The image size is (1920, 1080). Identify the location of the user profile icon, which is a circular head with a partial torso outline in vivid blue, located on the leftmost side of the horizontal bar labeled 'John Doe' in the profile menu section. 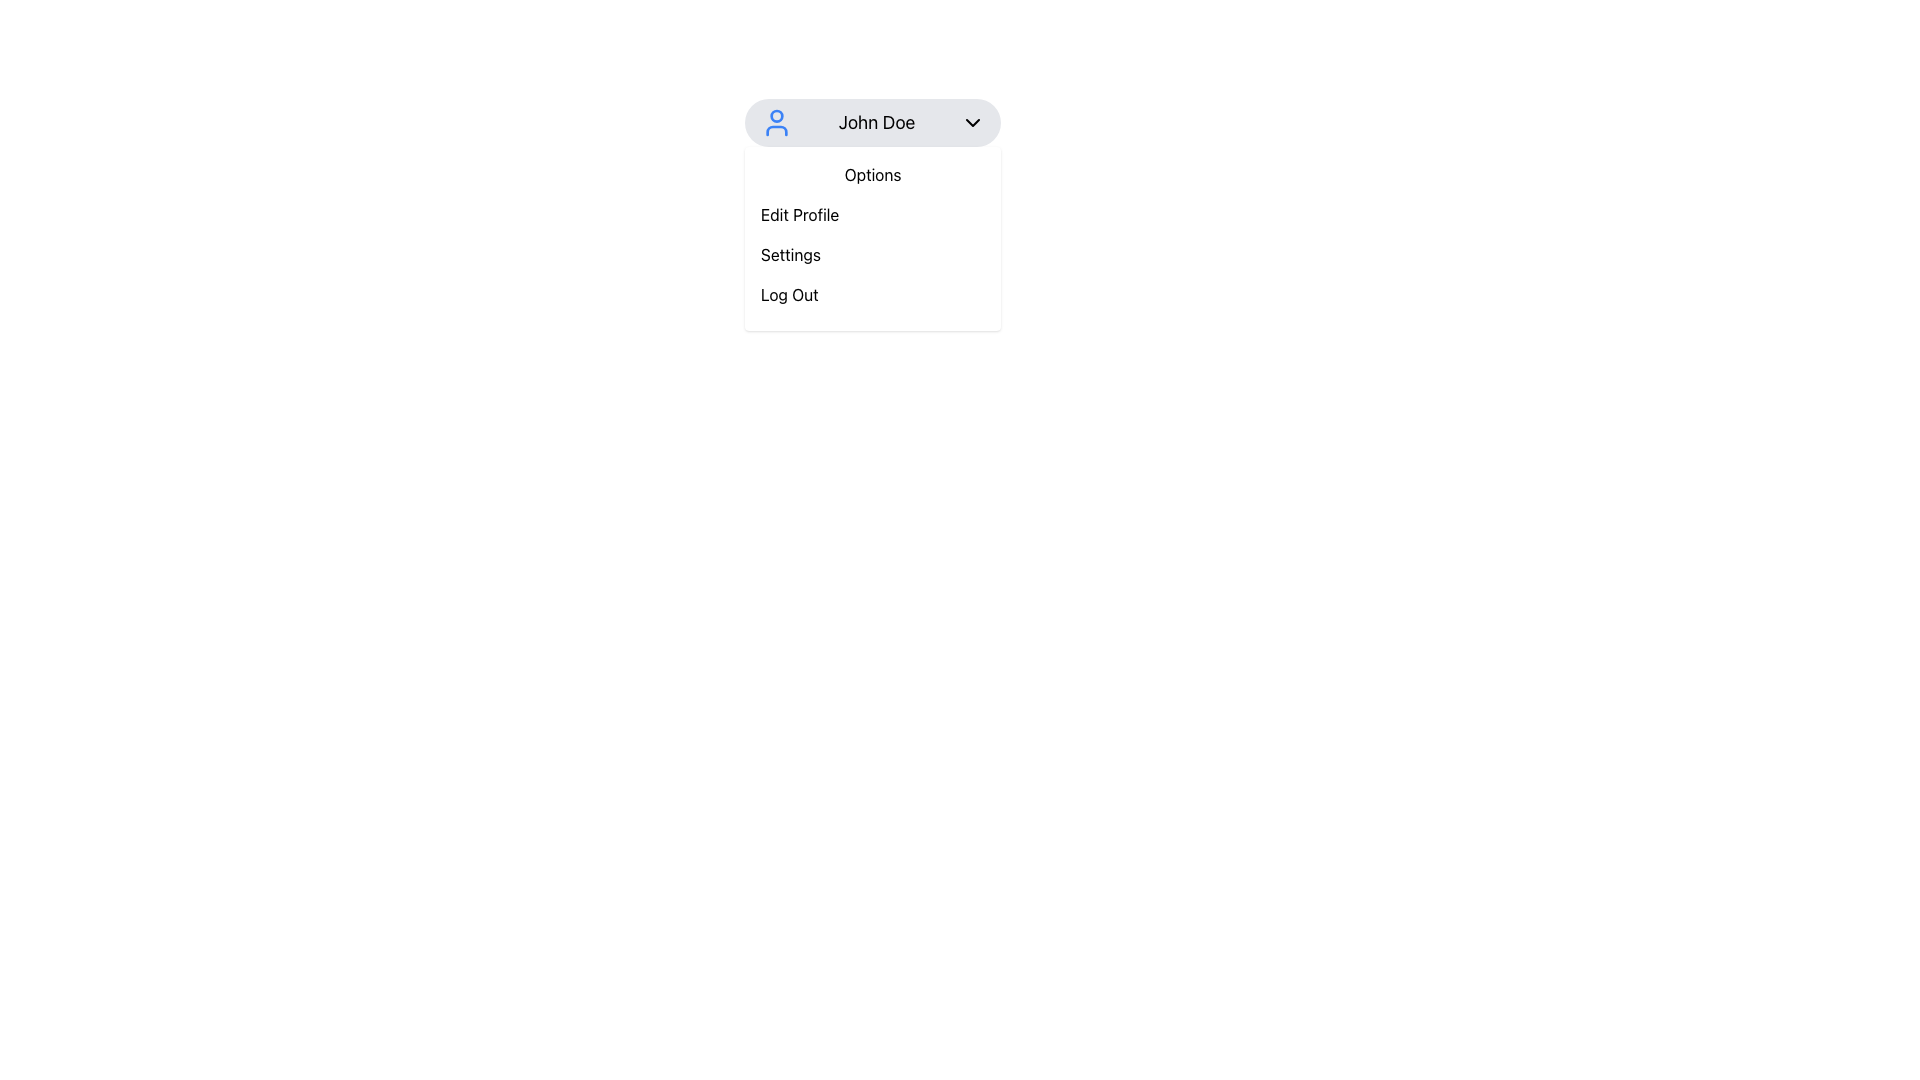
(776, 123).